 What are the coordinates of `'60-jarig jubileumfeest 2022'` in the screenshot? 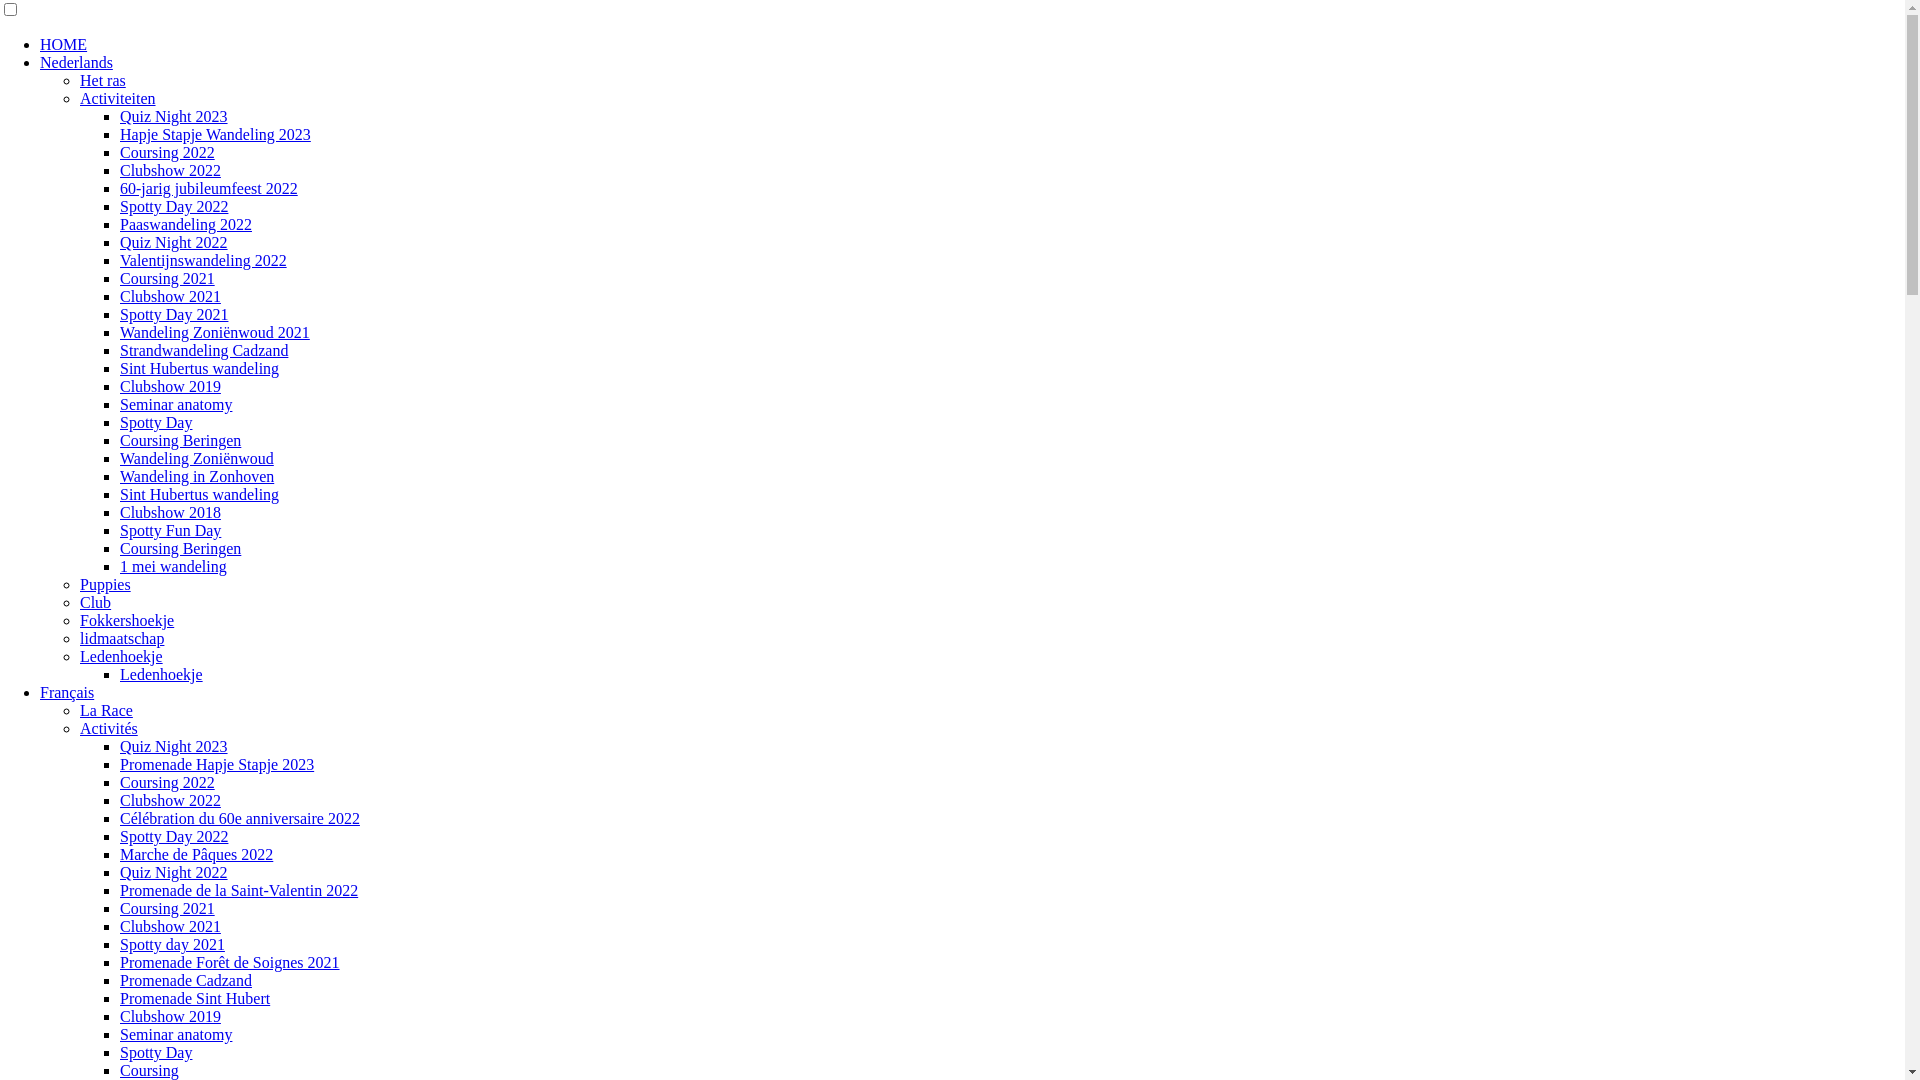 It's located at (209, 188).